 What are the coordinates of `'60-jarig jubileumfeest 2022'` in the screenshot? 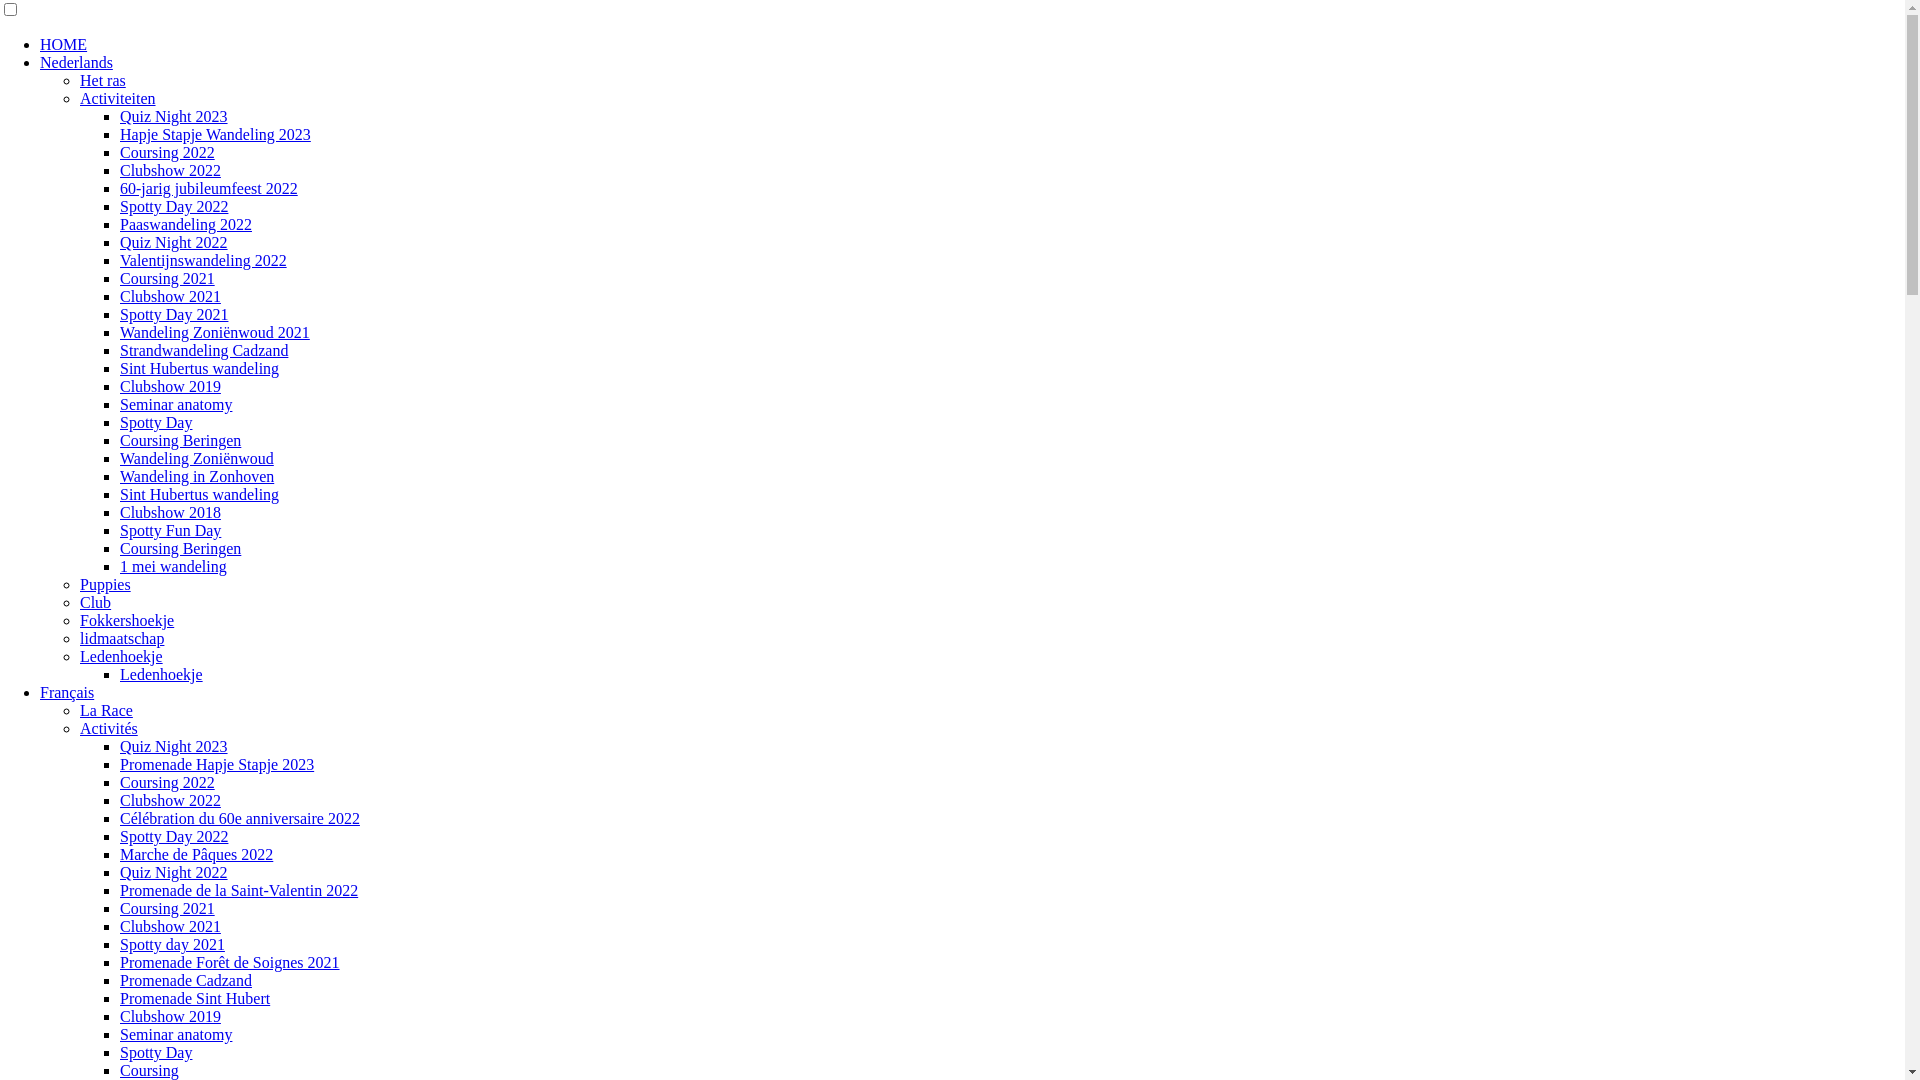 It's located at (209, 188).